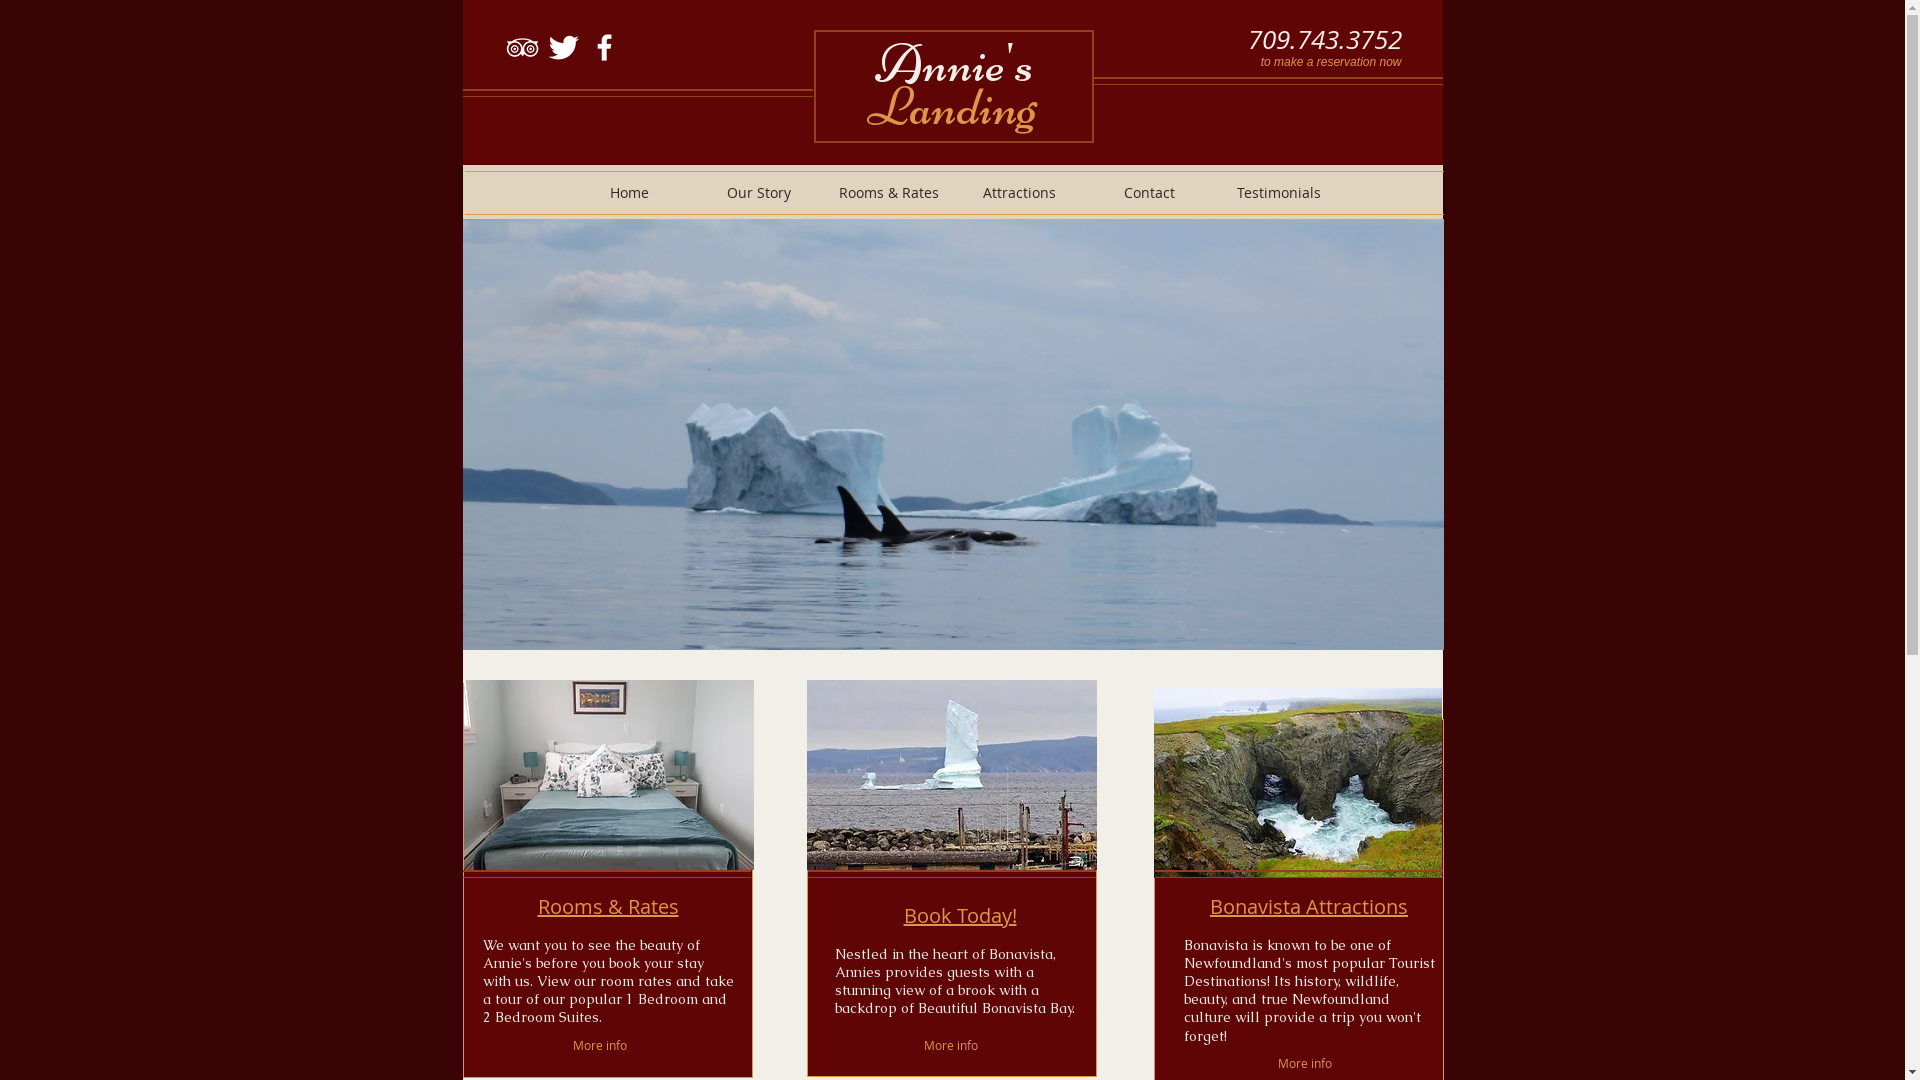  What do you see at coordinates (1309, 906) in the screenshot?
I see `'Bonavista Attractions'` at bounding box center [1309, 906].